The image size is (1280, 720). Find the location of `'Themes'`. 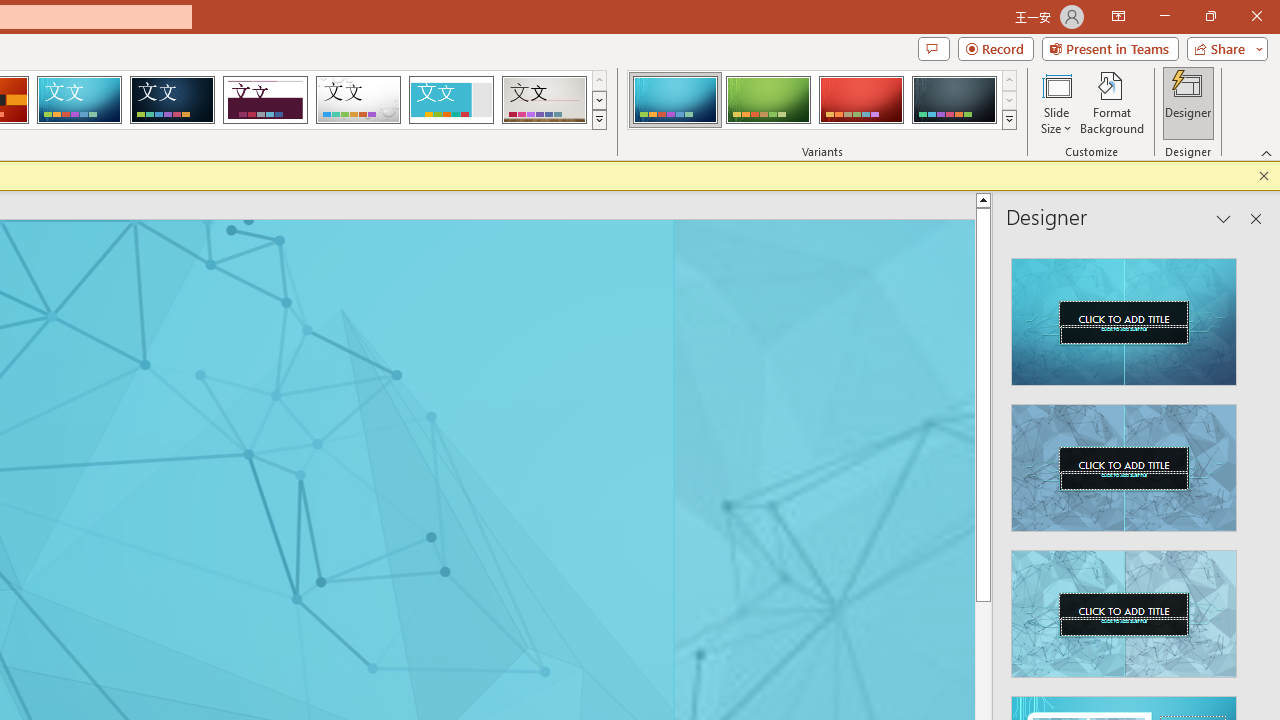

'Themes' is located at coordinates (598, 120).